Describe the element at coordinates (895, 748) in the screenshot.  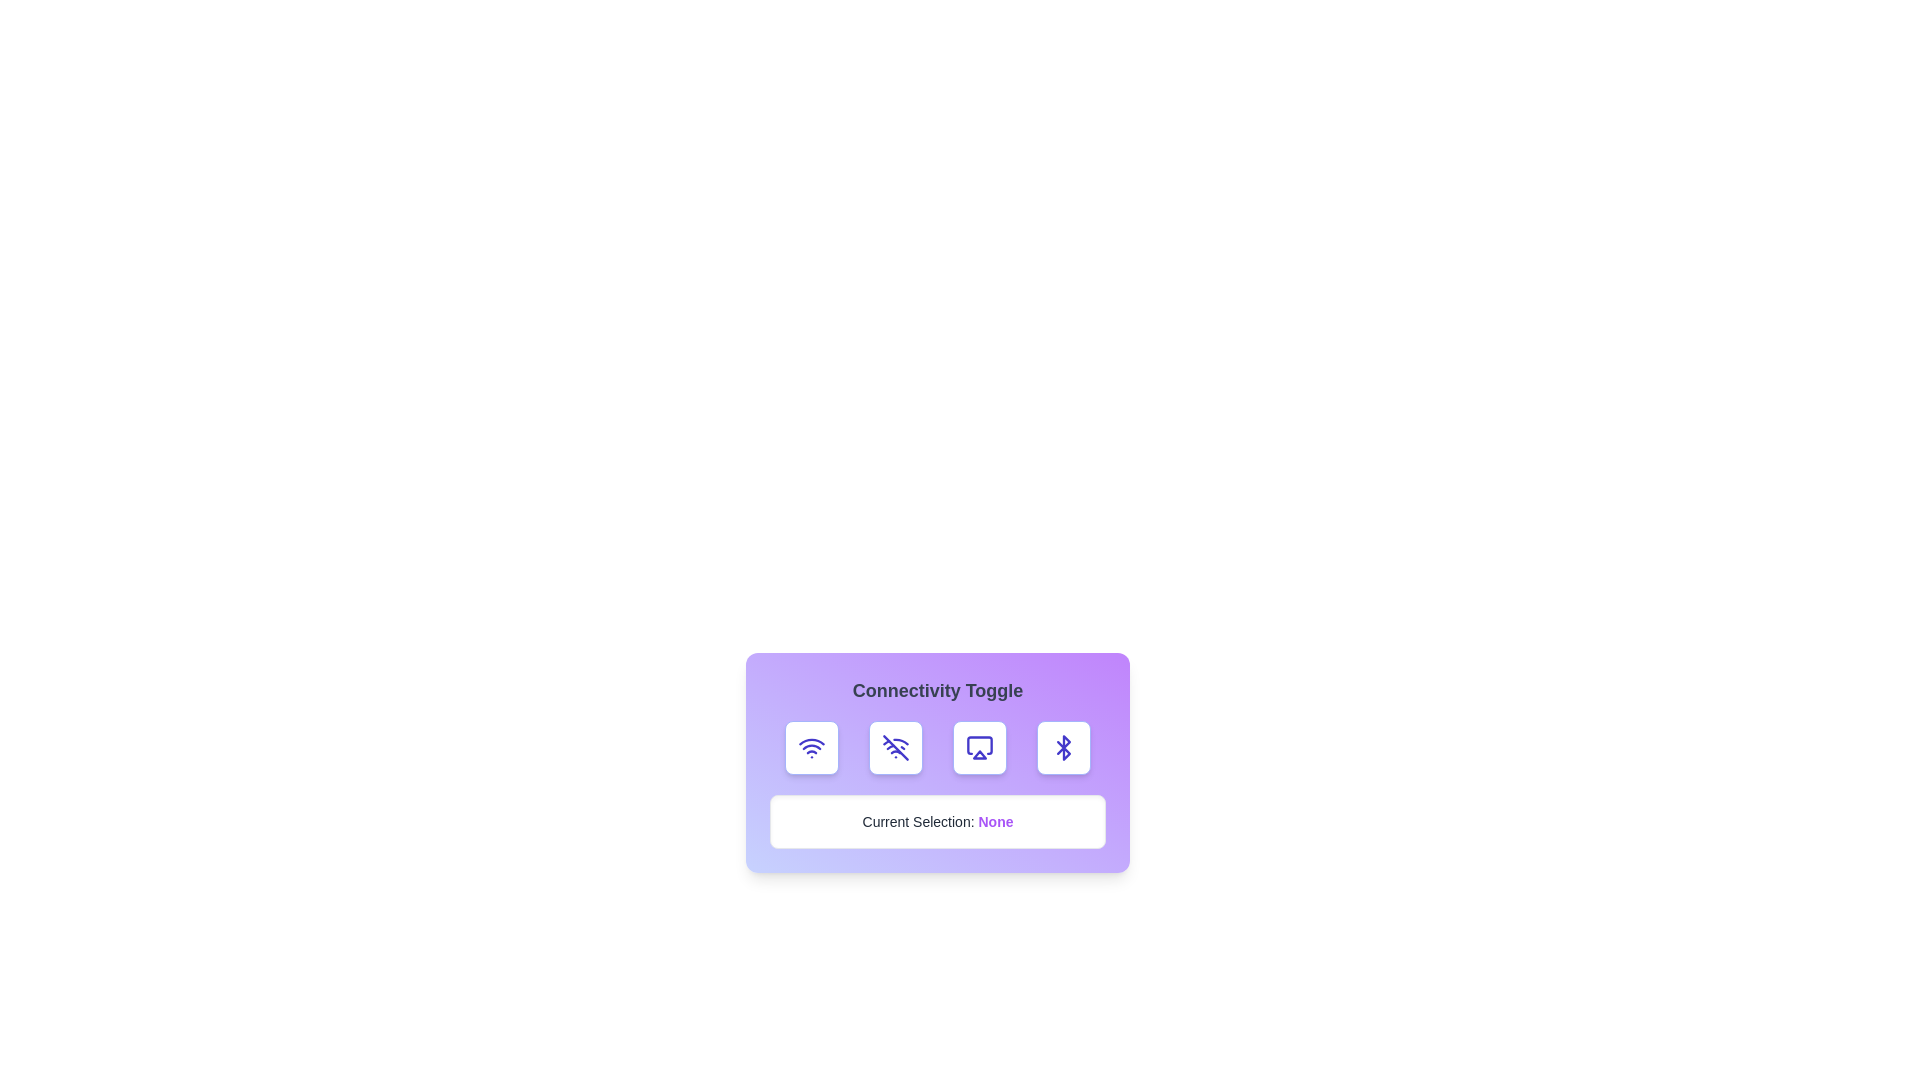
I see `the connectivity option Offline by clicking its corresponding button` at that location.